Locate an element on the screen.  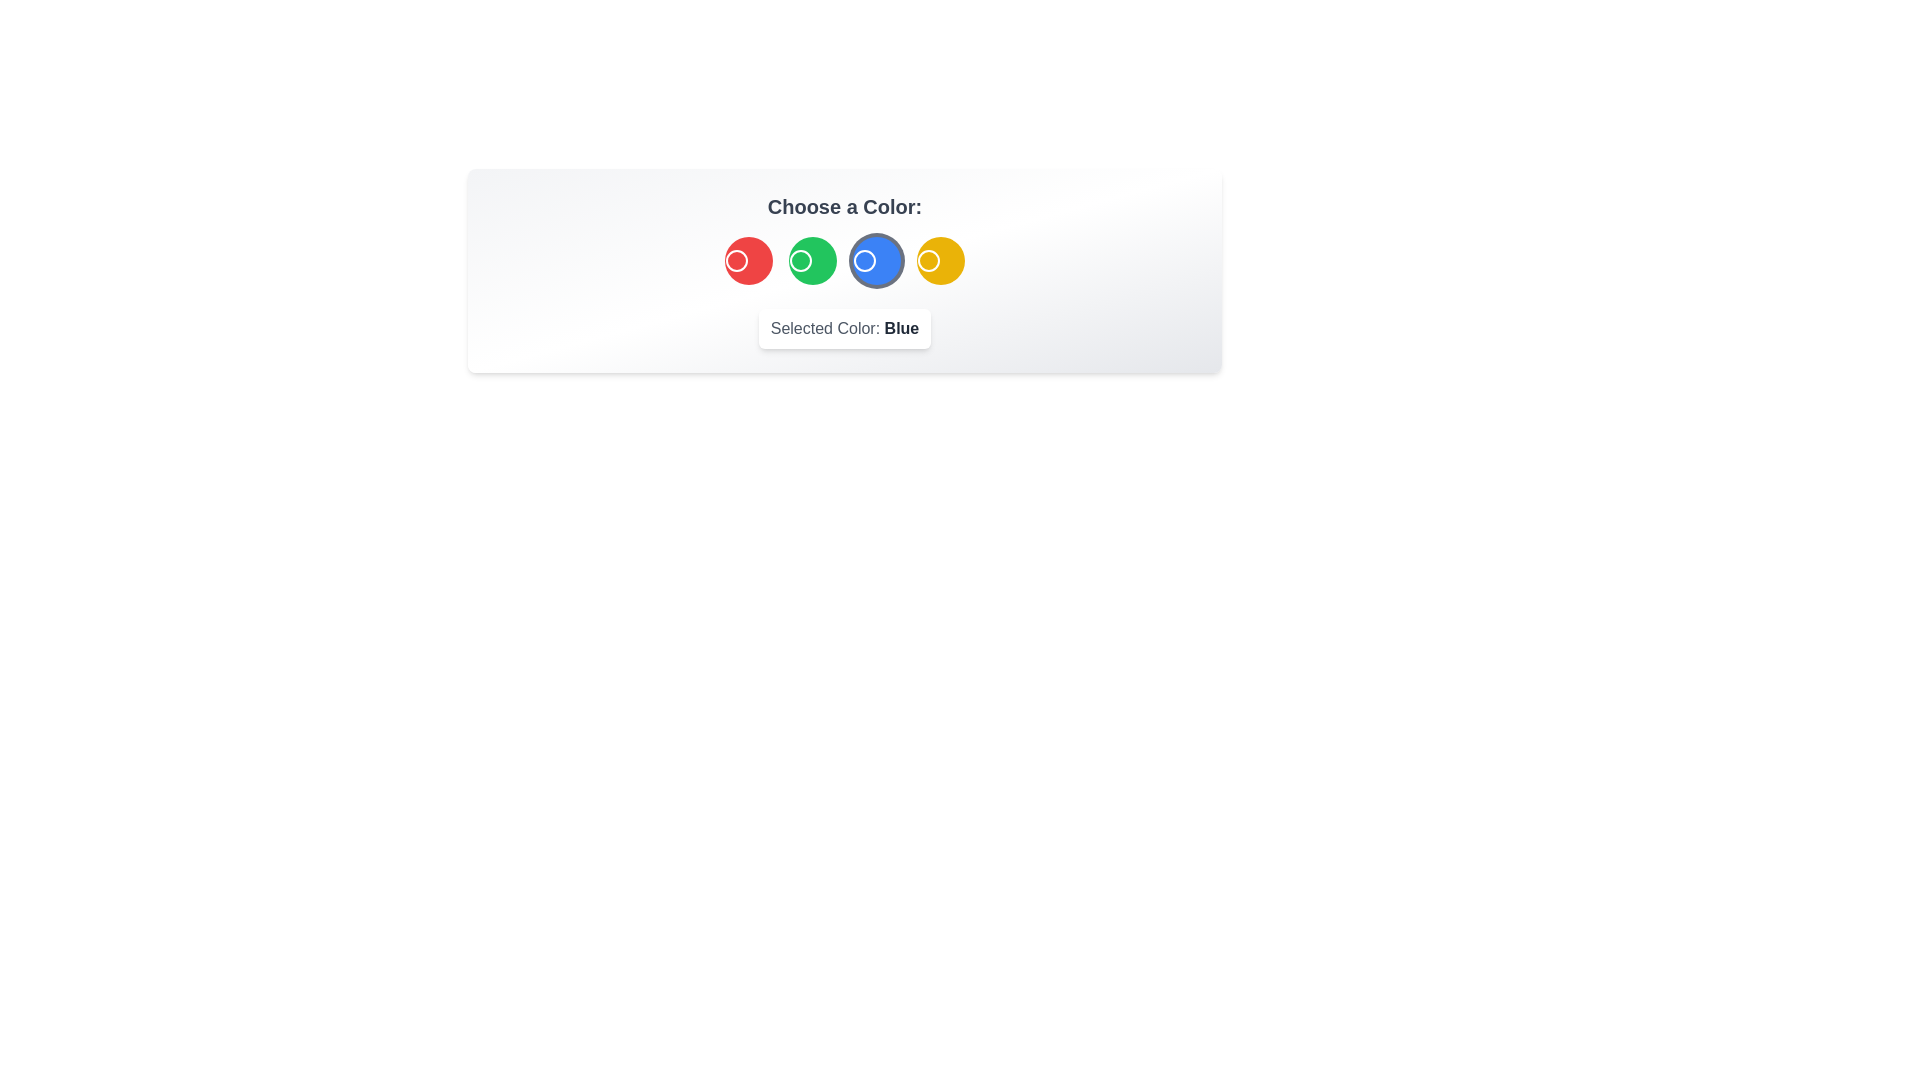
the color button corresponding to Yellow is located at coordinates (939, 260).